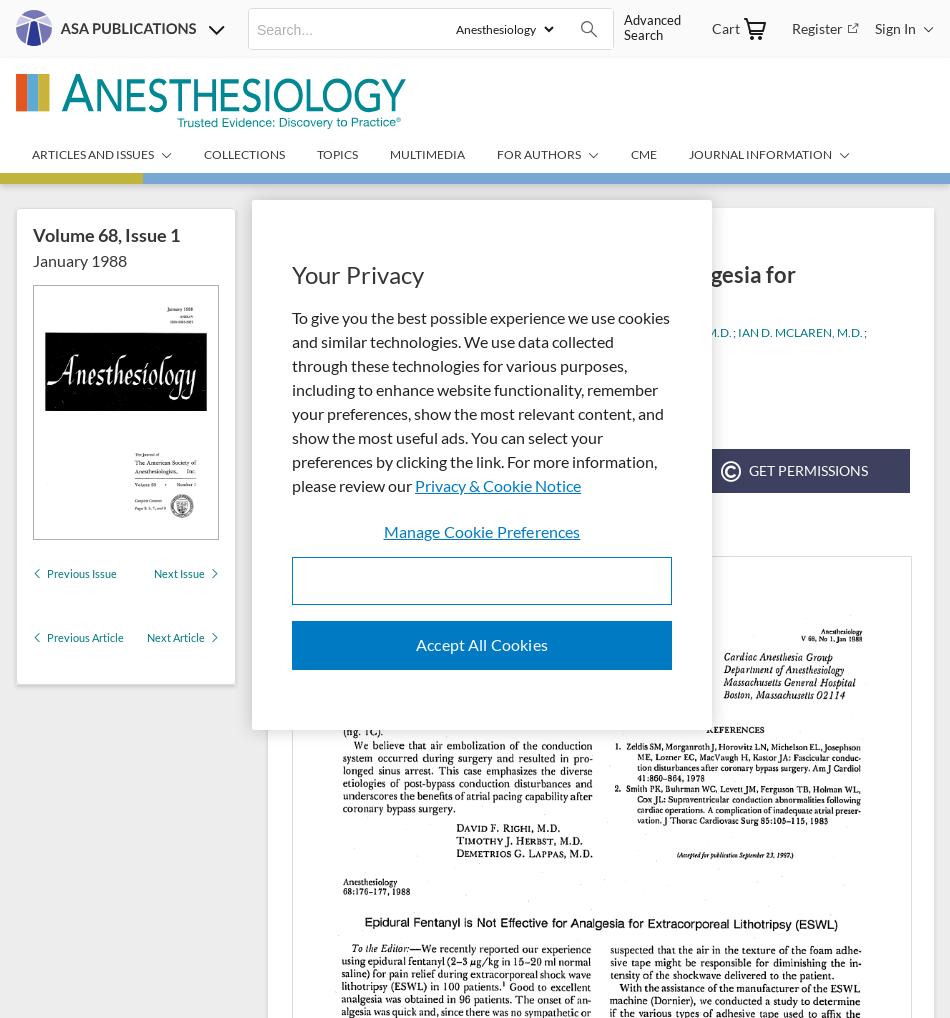 The image size is (950, 1018). I want to click on 'Cite', so click(689, 470).